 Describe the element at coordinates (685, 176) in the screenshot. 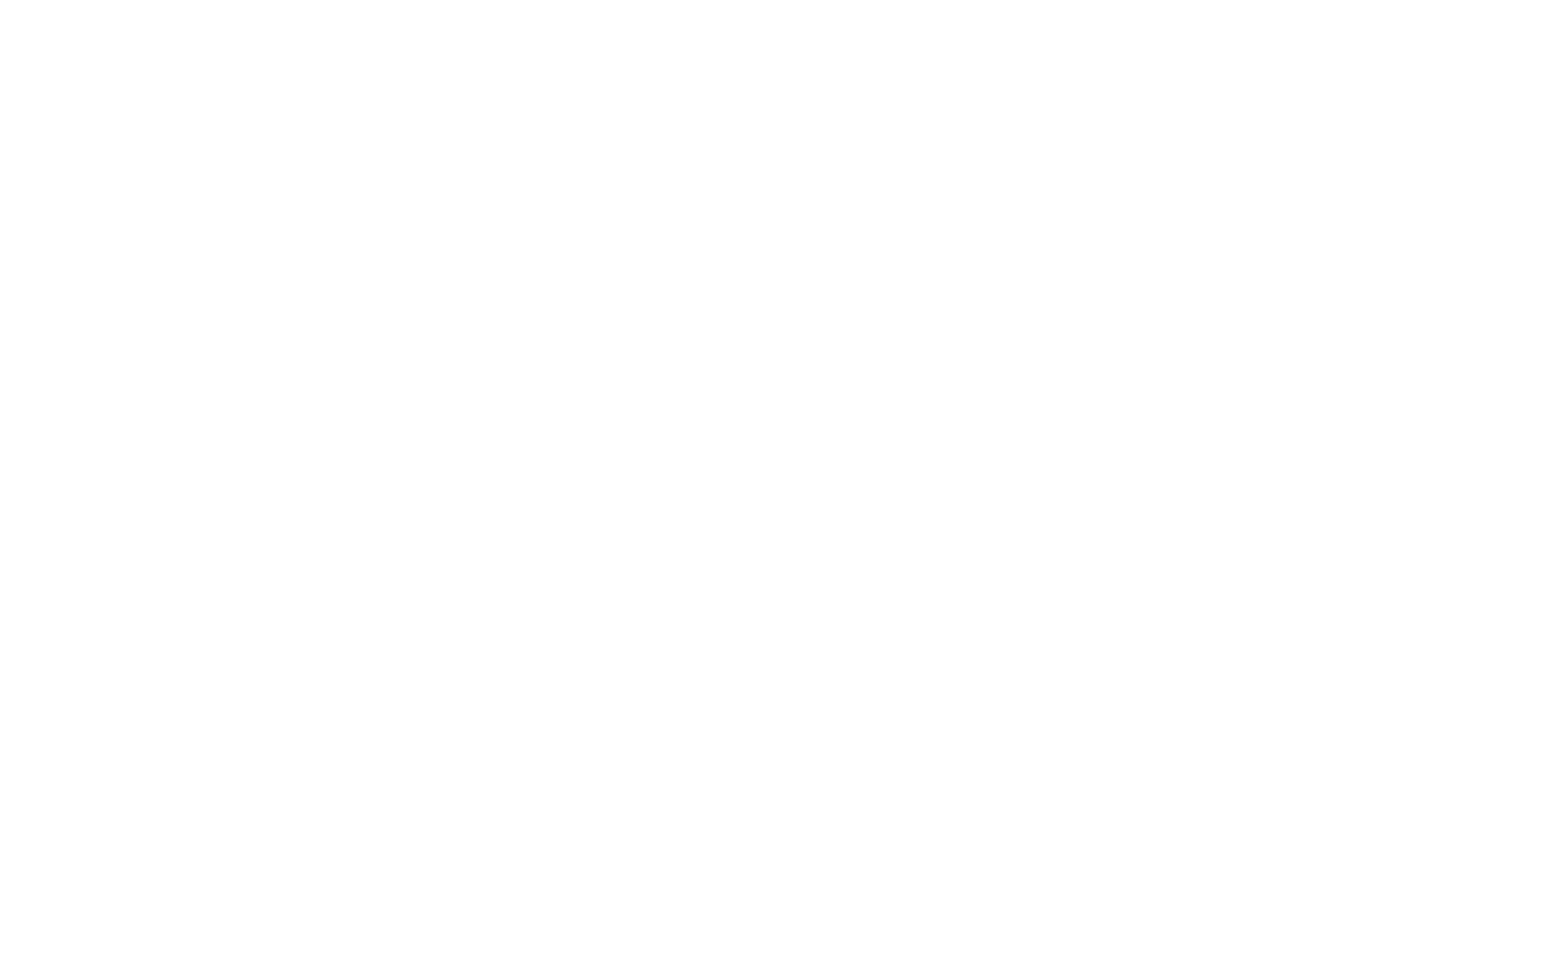

I see `'Uncategorized'` at that location.